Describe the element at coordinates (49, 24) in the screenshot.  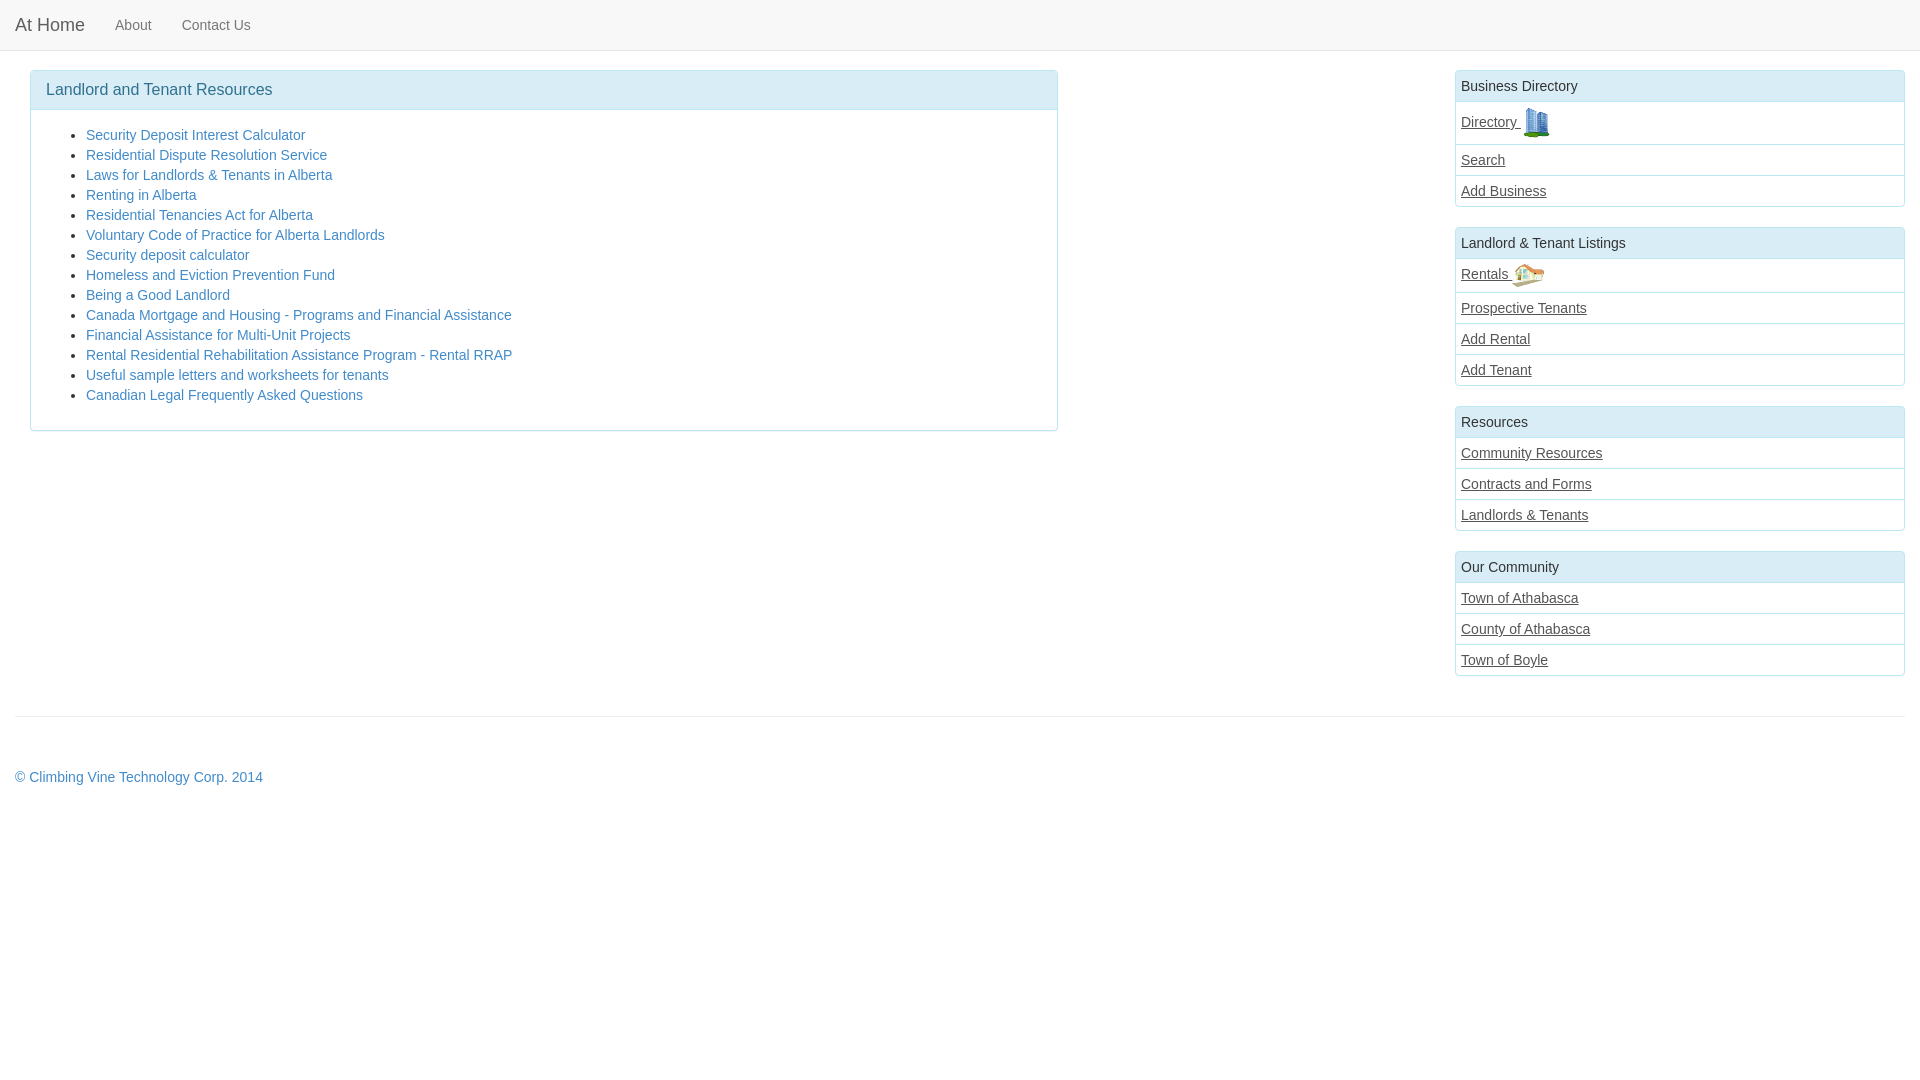
I see `'At Home'` at that location.